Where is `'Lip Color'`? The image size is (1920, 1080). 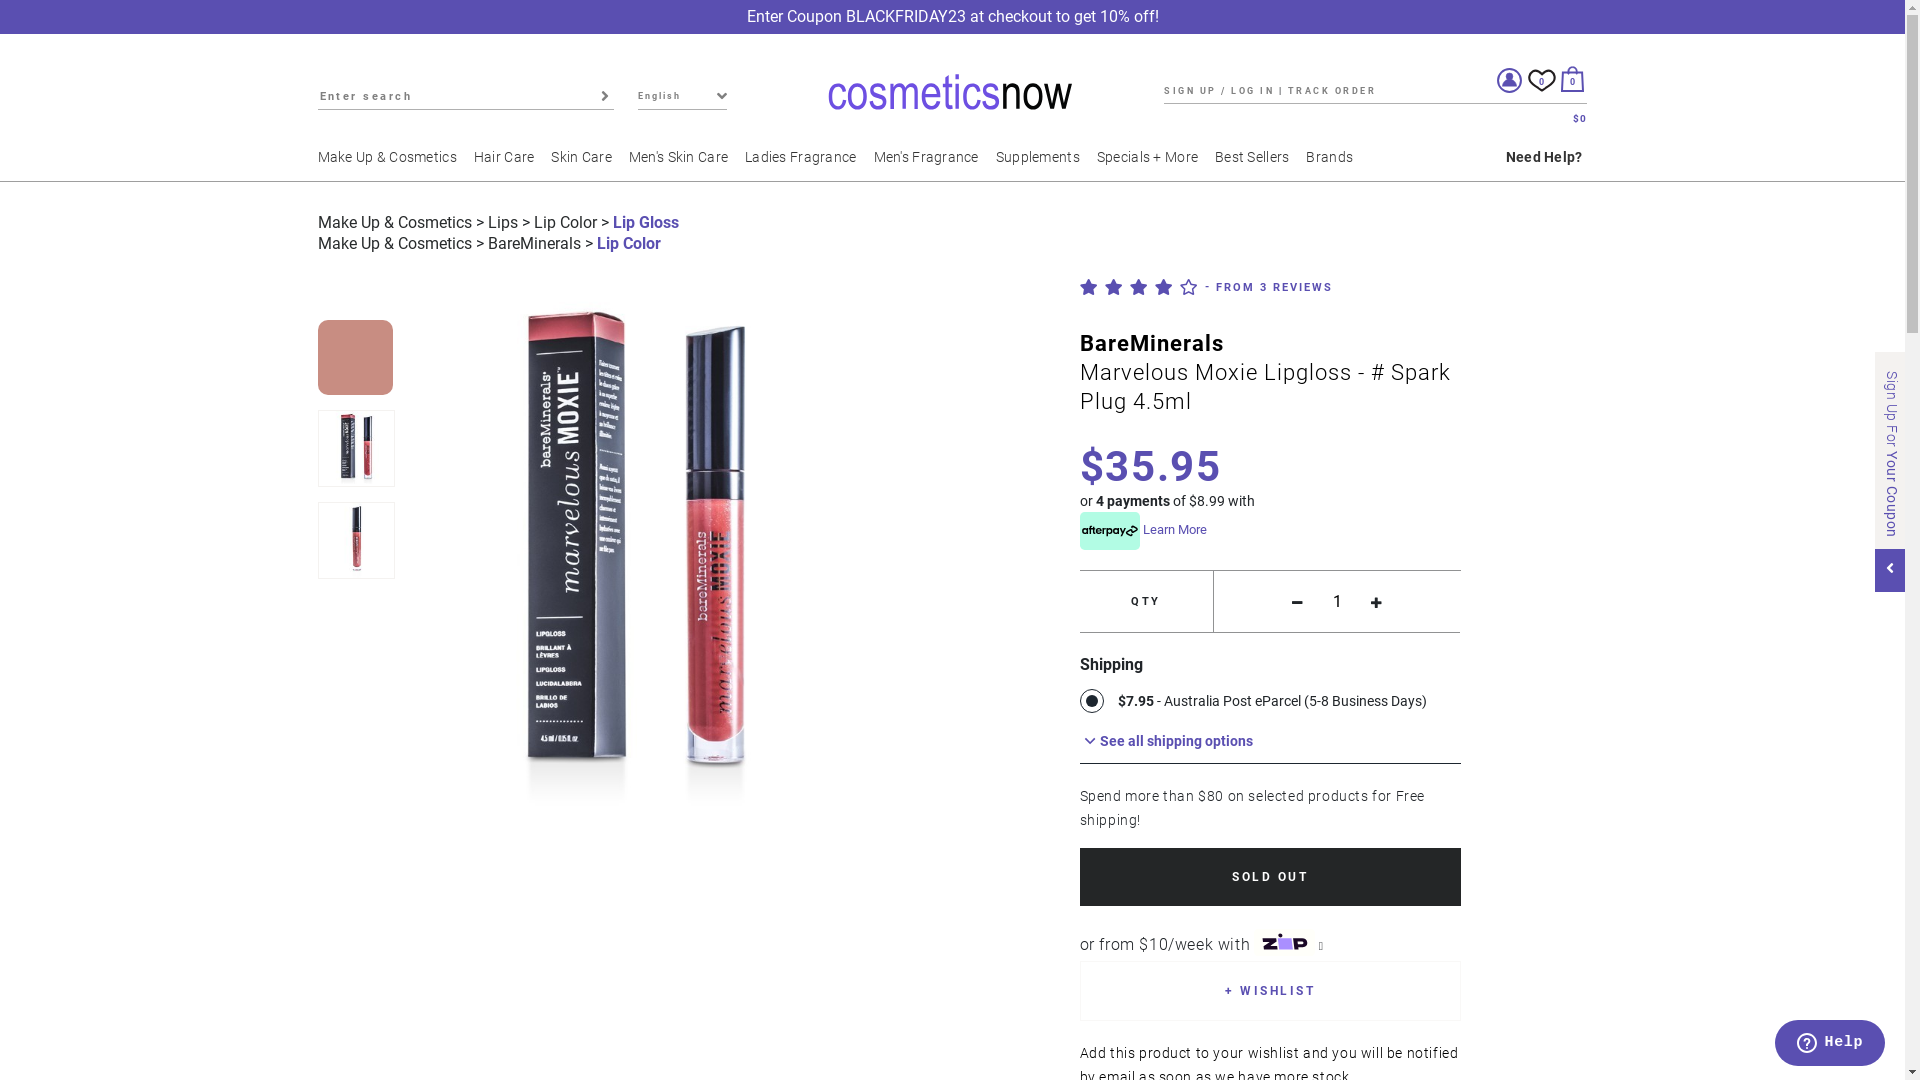 'Lip Color' is located at coordinates (627, 242).